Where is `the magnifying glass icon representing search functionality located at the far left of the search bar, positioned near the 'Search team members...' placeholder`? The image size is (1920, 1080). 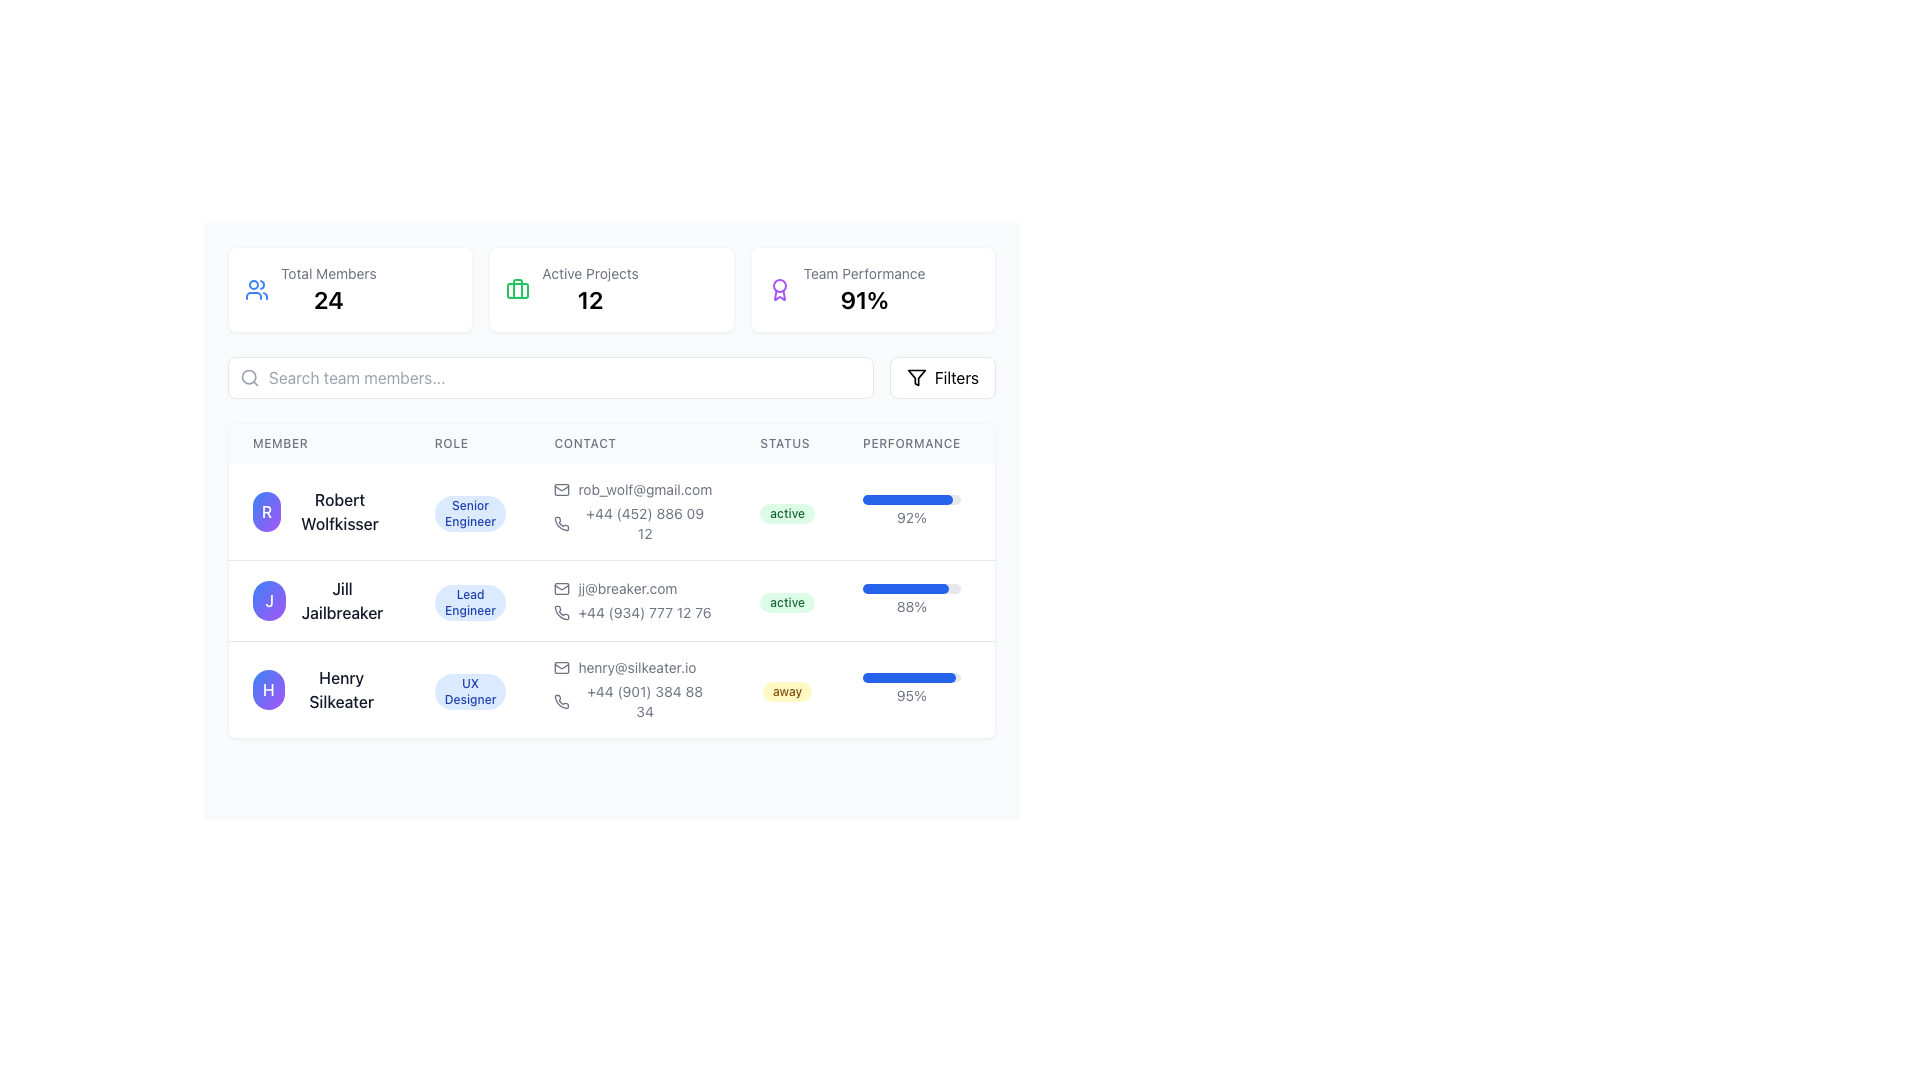 the magnifying glass icon representing search functionality located at the far left of the search bar, positioned near the 'Search team members...' placeholder is located at coordinates (248, 378).